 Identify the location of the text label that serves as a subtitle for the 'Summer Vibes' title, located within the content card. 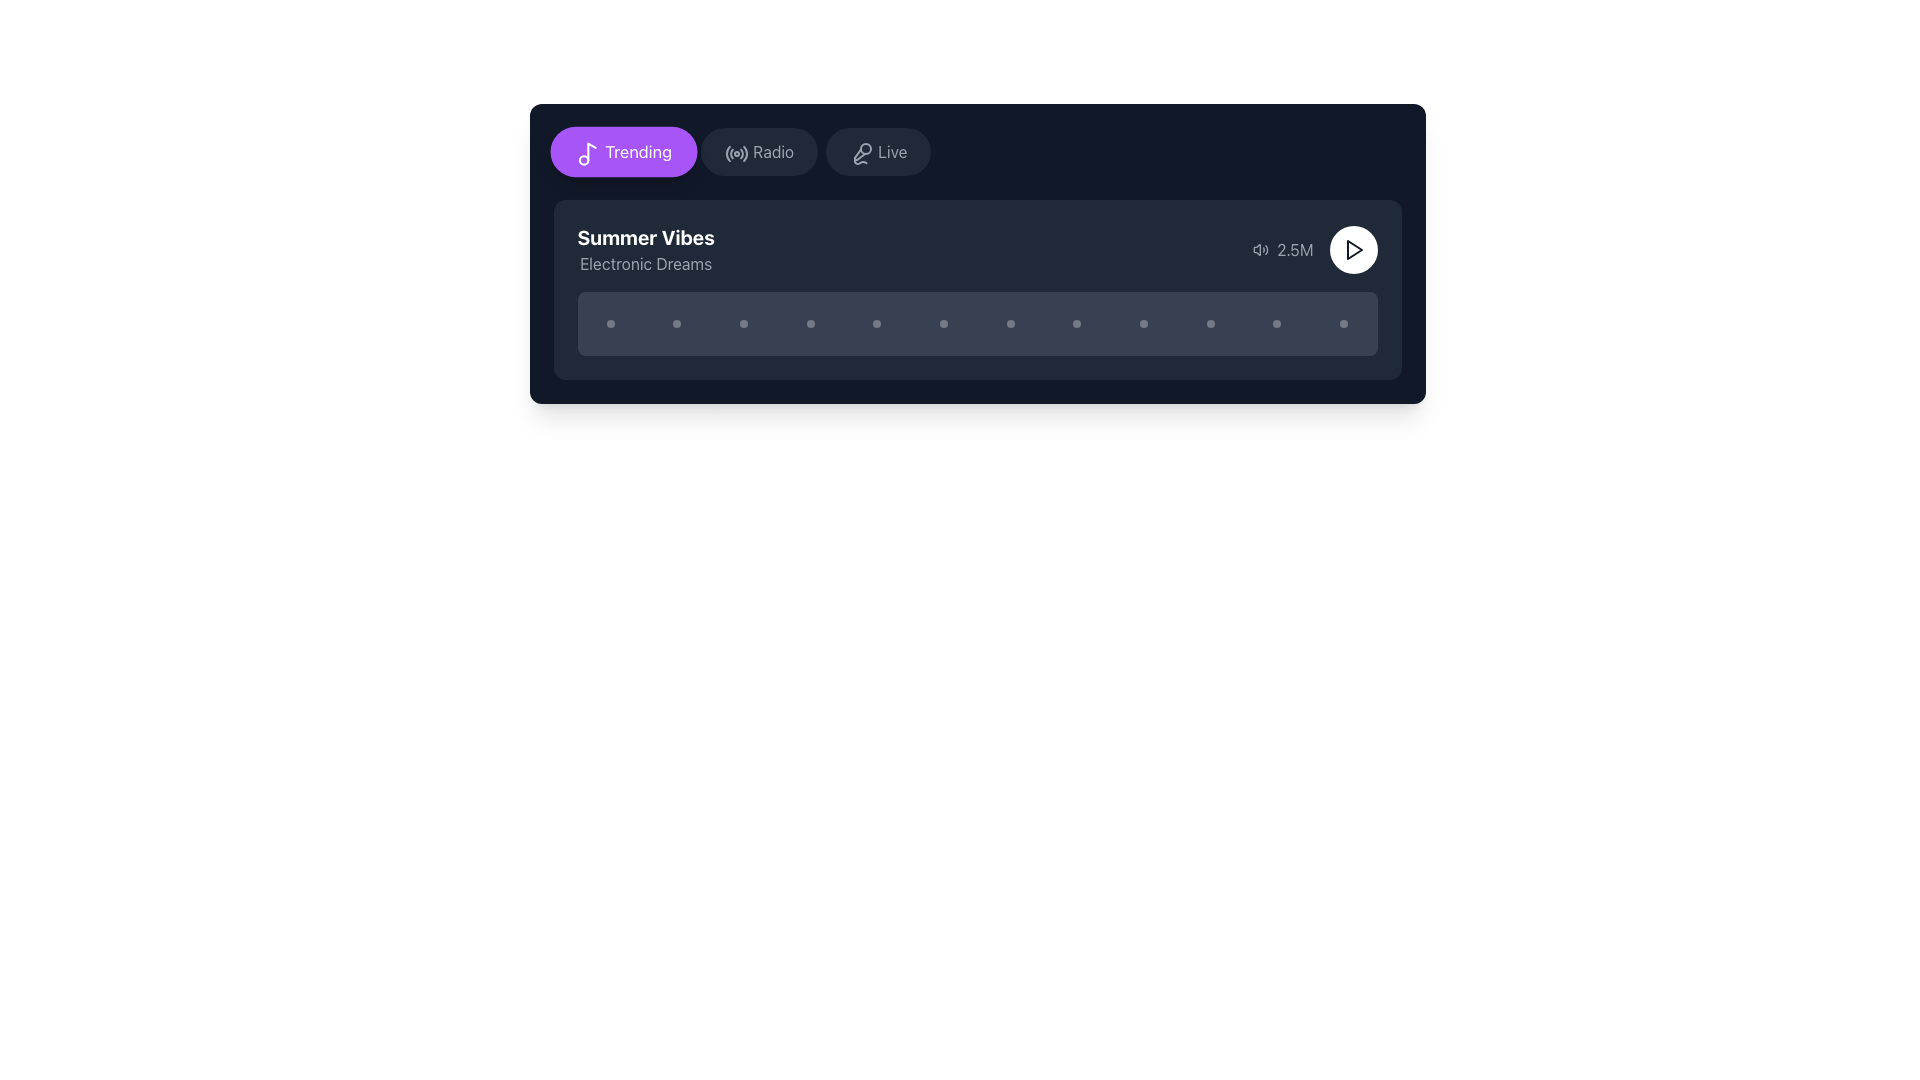
(646, 262).